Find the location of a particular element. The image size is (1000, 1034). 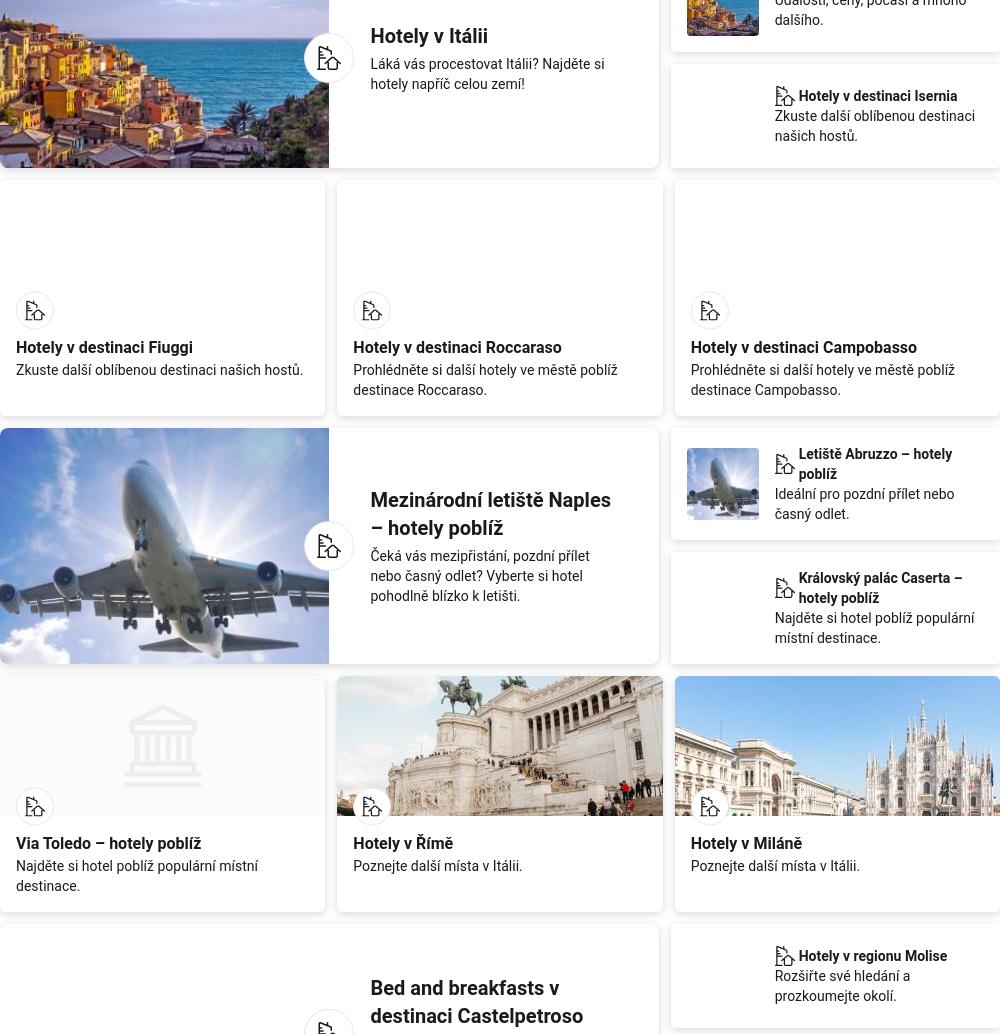

'Láká vás procestovat Itálii? Najděte si hotely napříč celou zemí!' is located at coordinates (486, 73).